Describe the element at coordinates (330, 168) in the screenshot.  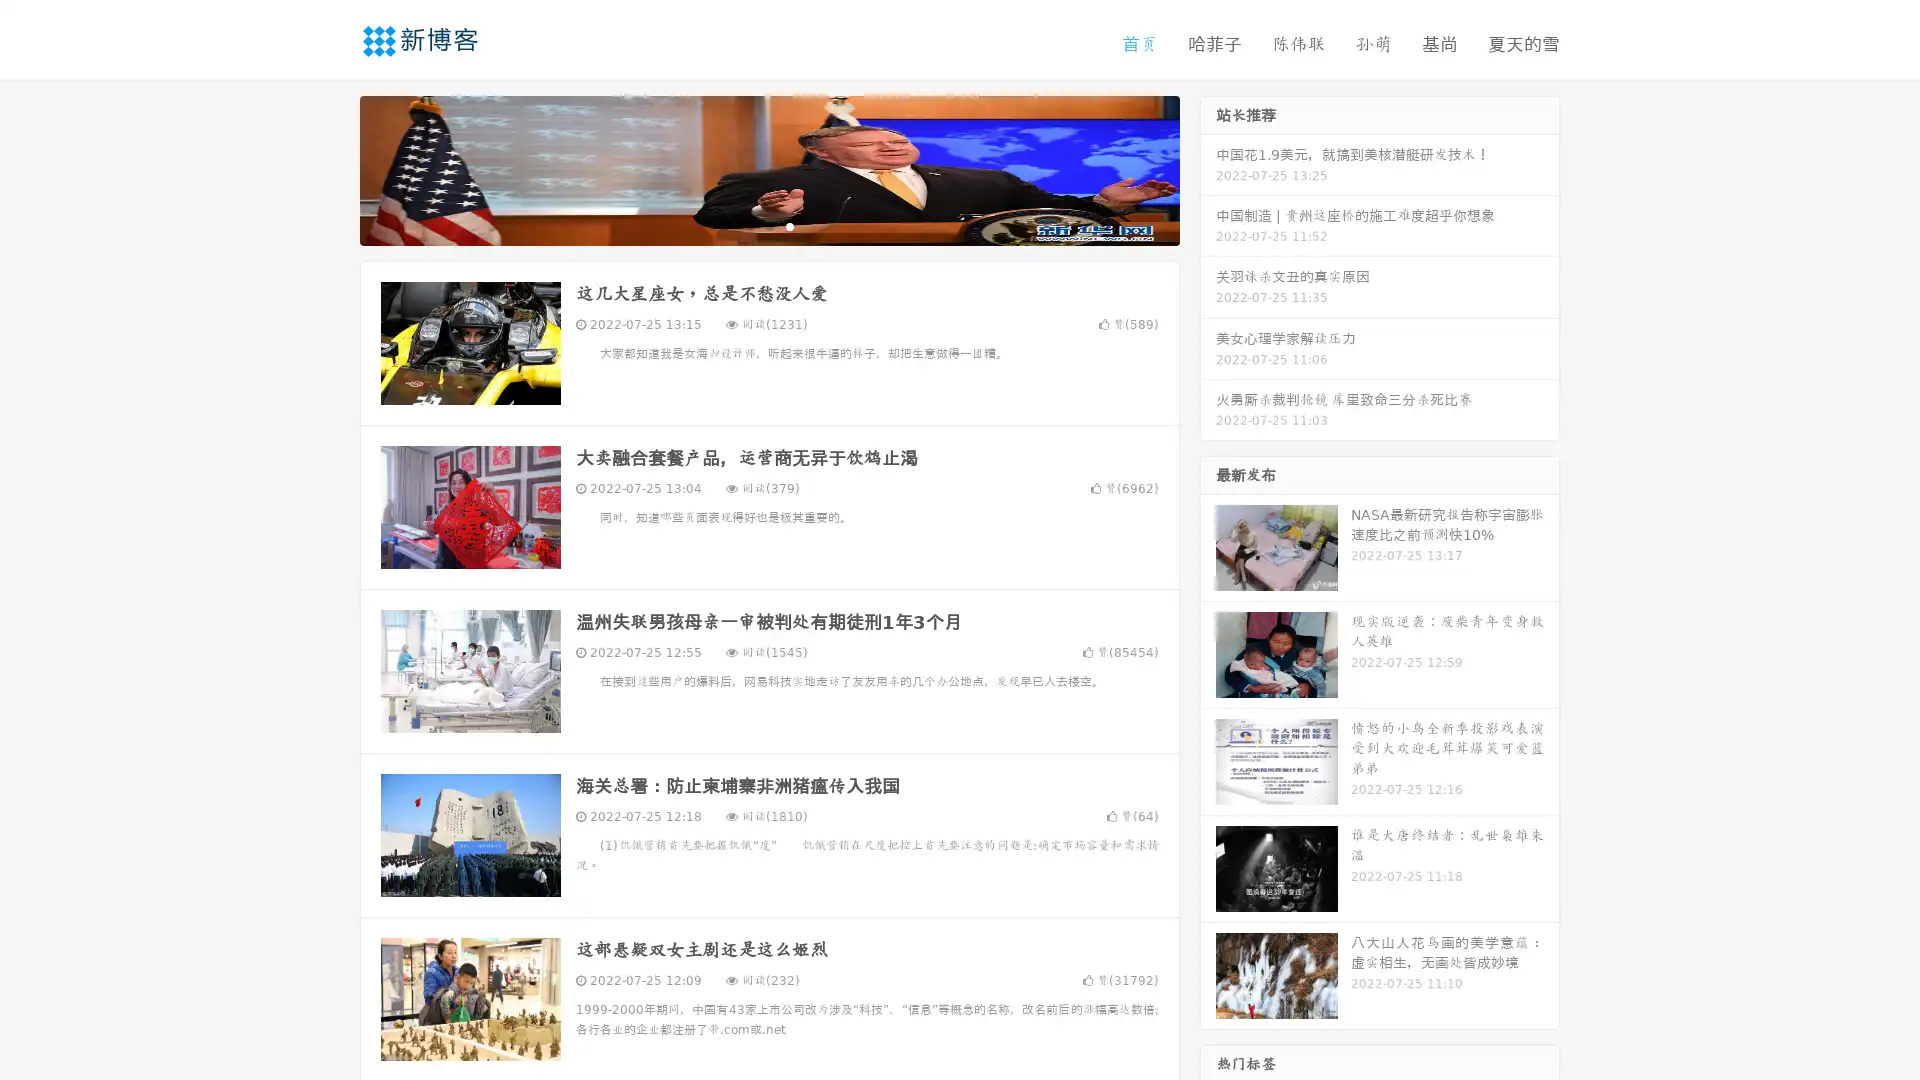
I see `Previous slide` at that location.